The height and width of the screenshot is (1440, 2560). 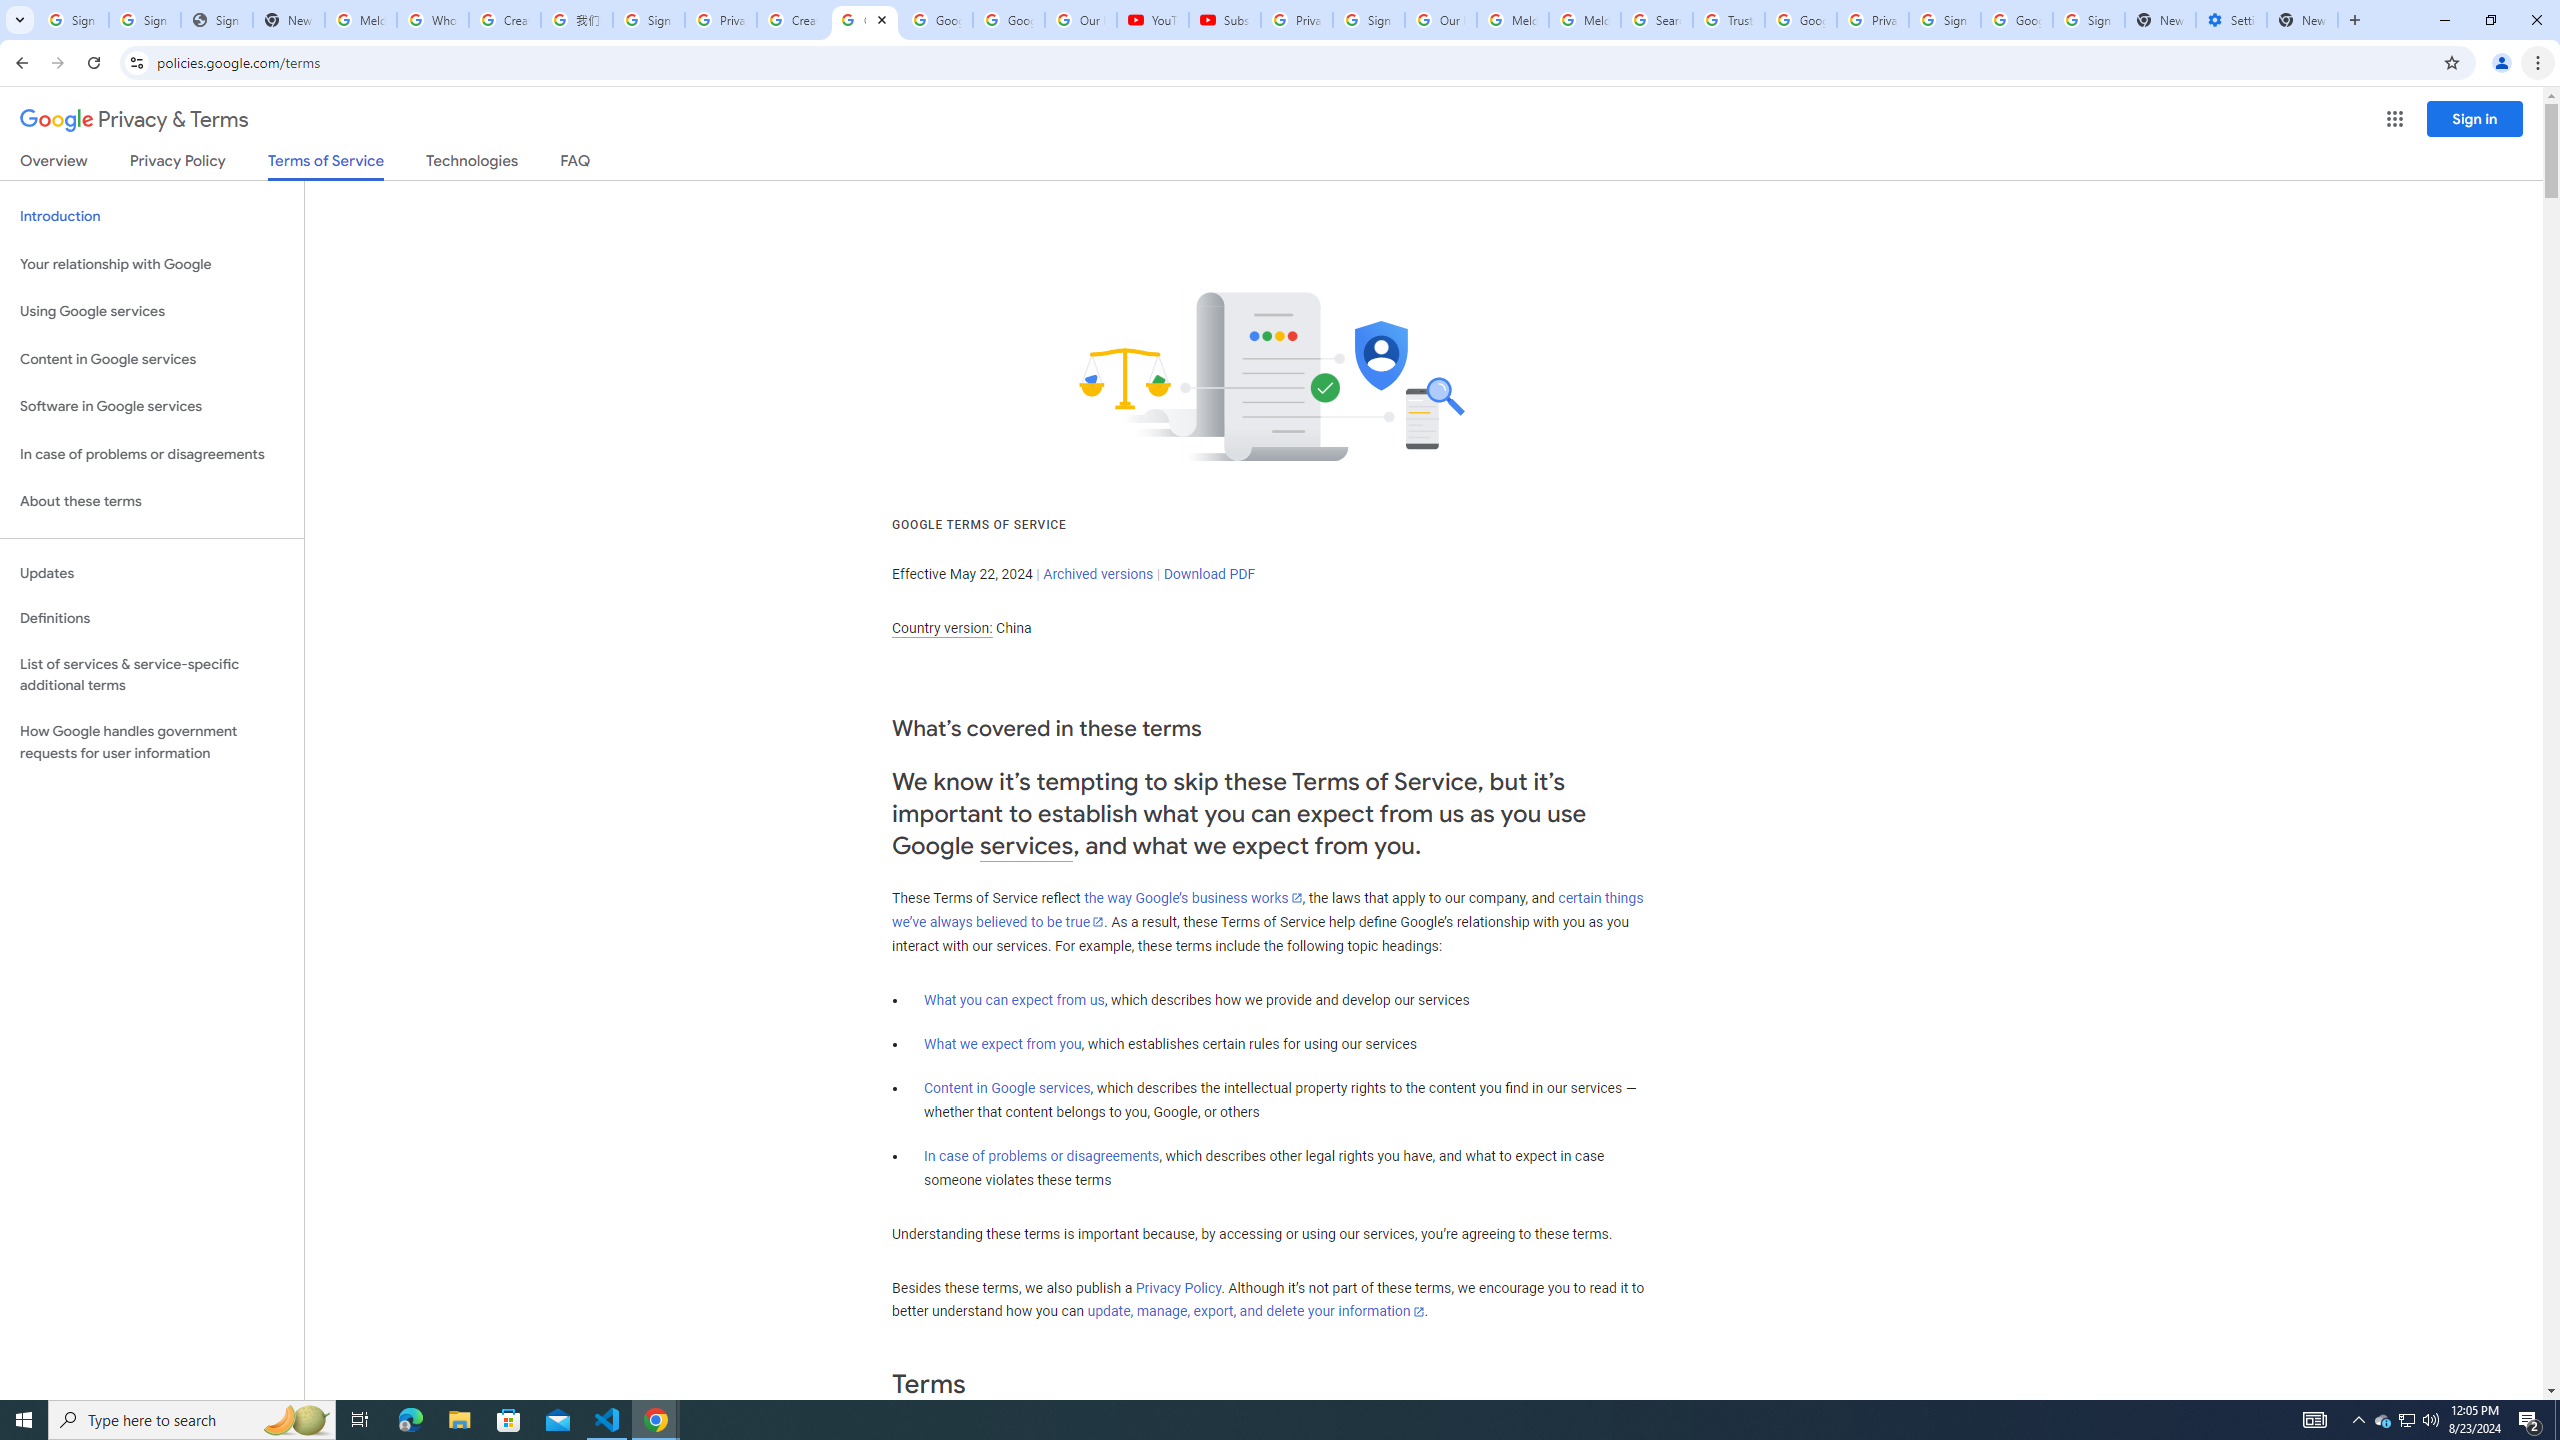 I want to click on 'FAQ', so click(x=575, y=164).